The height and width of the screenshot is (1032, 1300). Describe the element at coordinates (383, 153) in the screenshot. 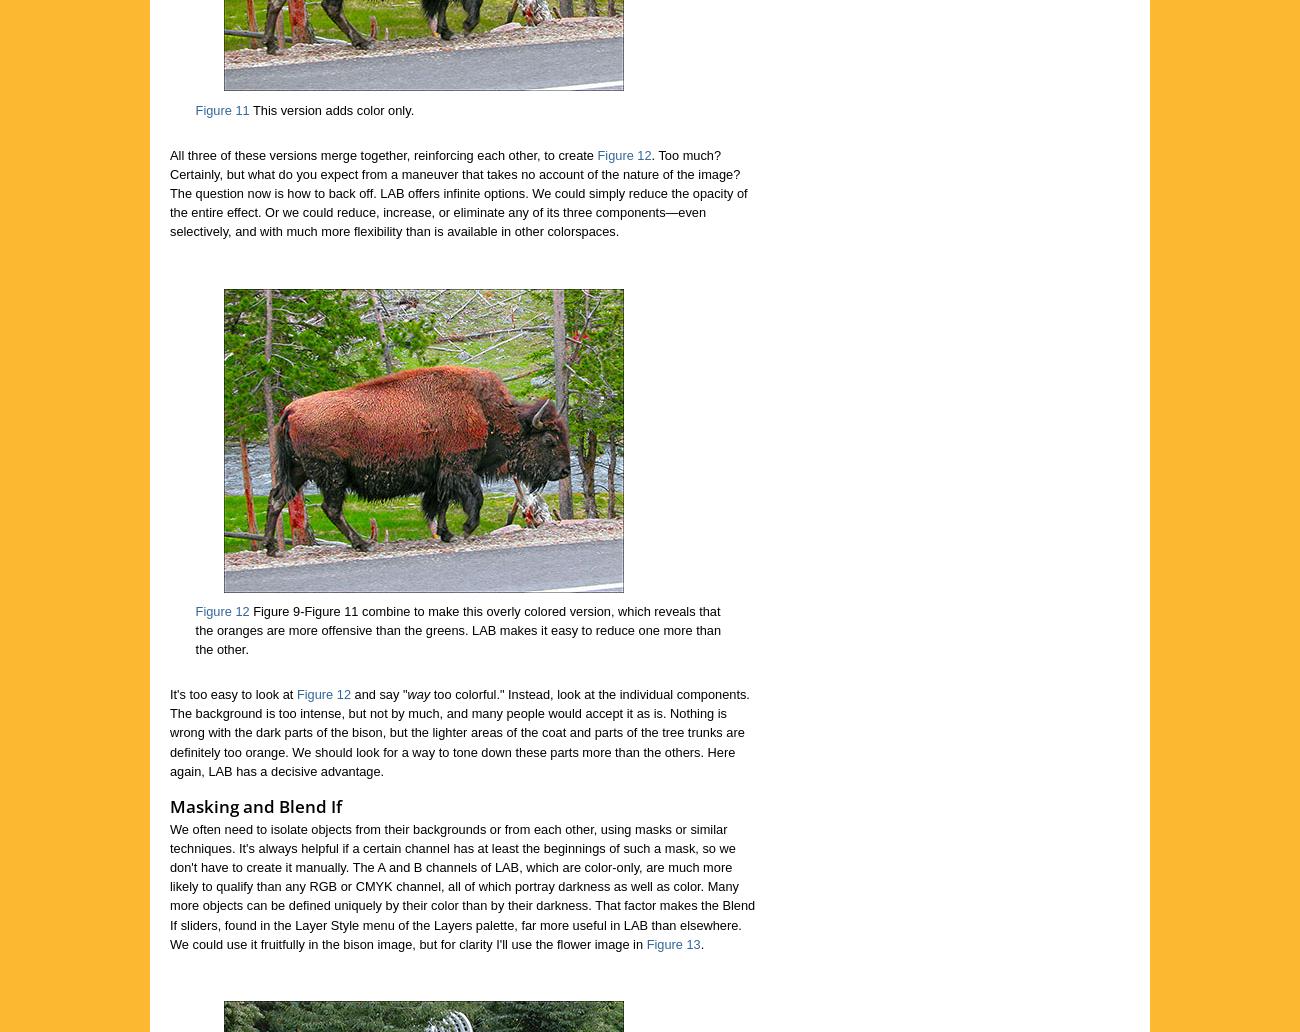

I see `'All three of these versions merge together, reinforcing each other, to create'` at that location.